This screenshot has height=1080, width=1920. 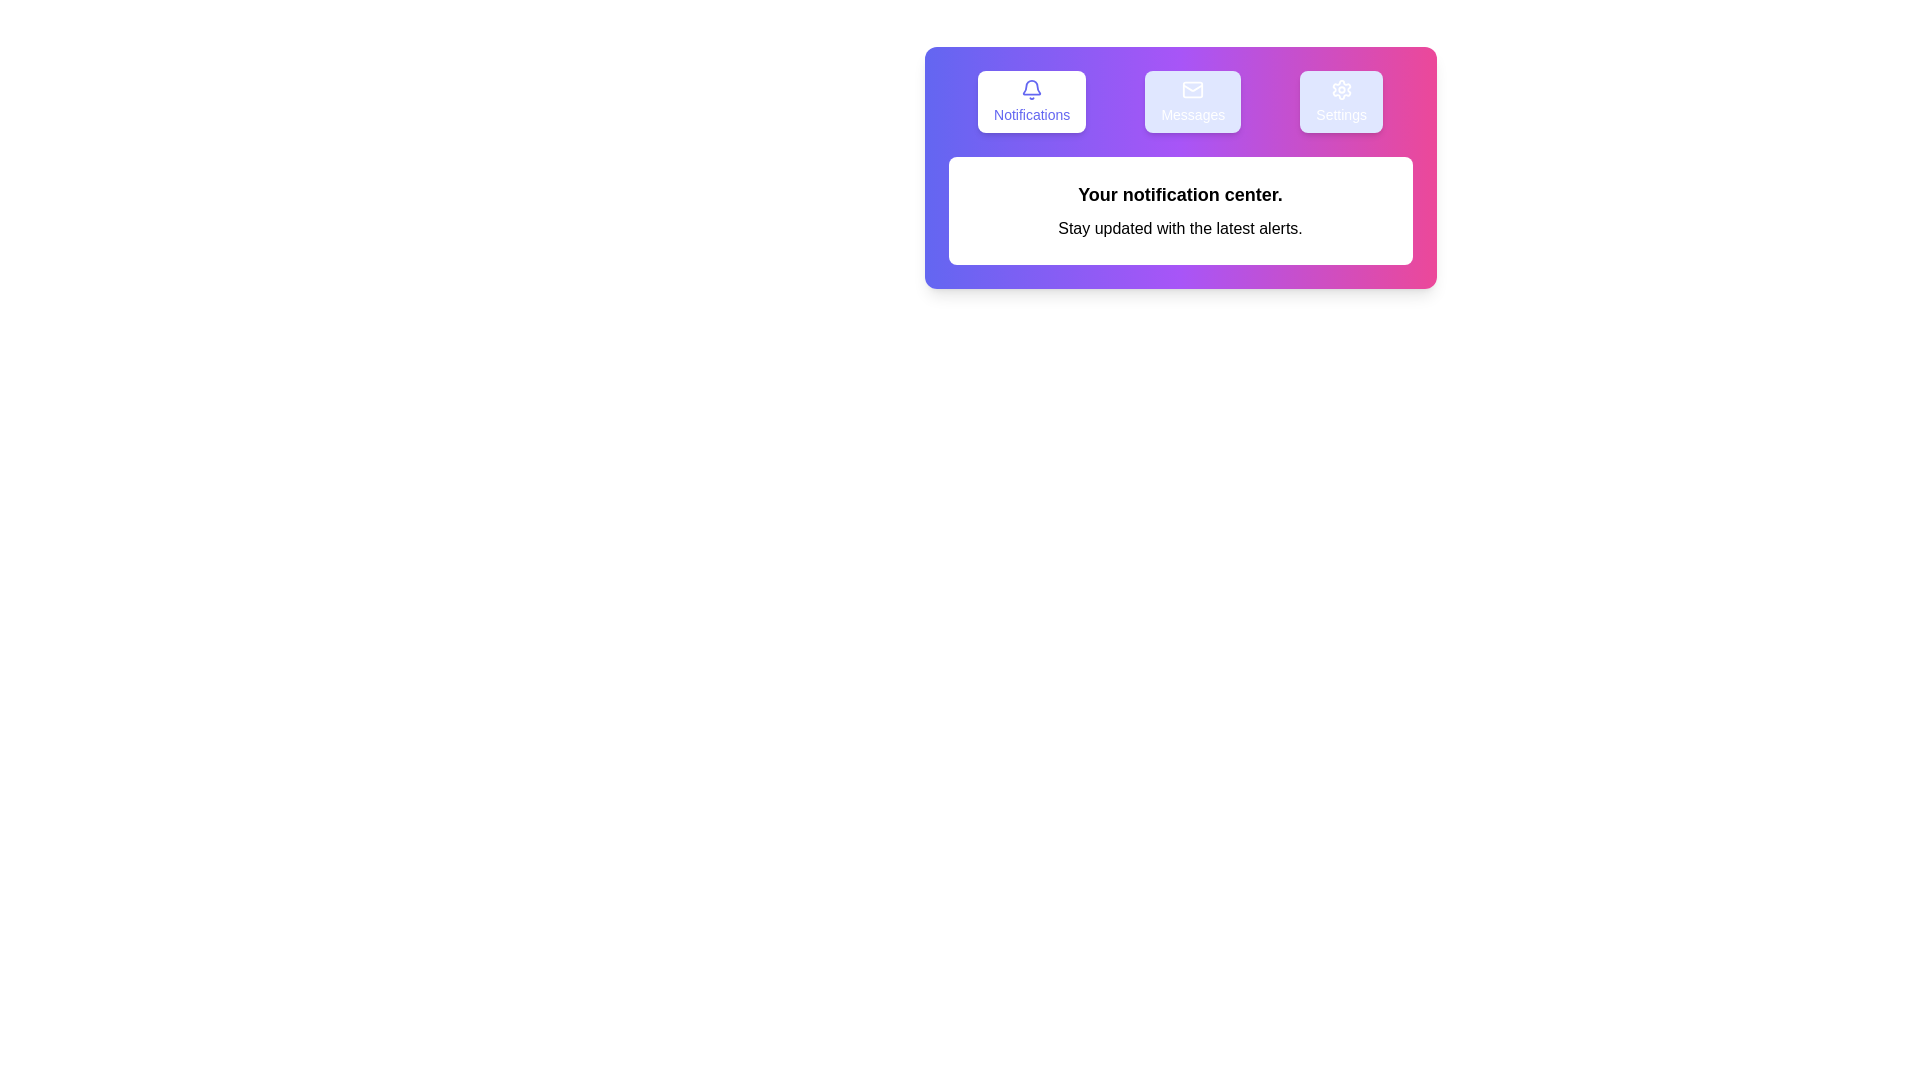 What do you see at coordinates (1032, 101) in the screenshot?
I see `the notifications button located in the top-left section of a row of three buttons` at bounding box center [1032, 101].